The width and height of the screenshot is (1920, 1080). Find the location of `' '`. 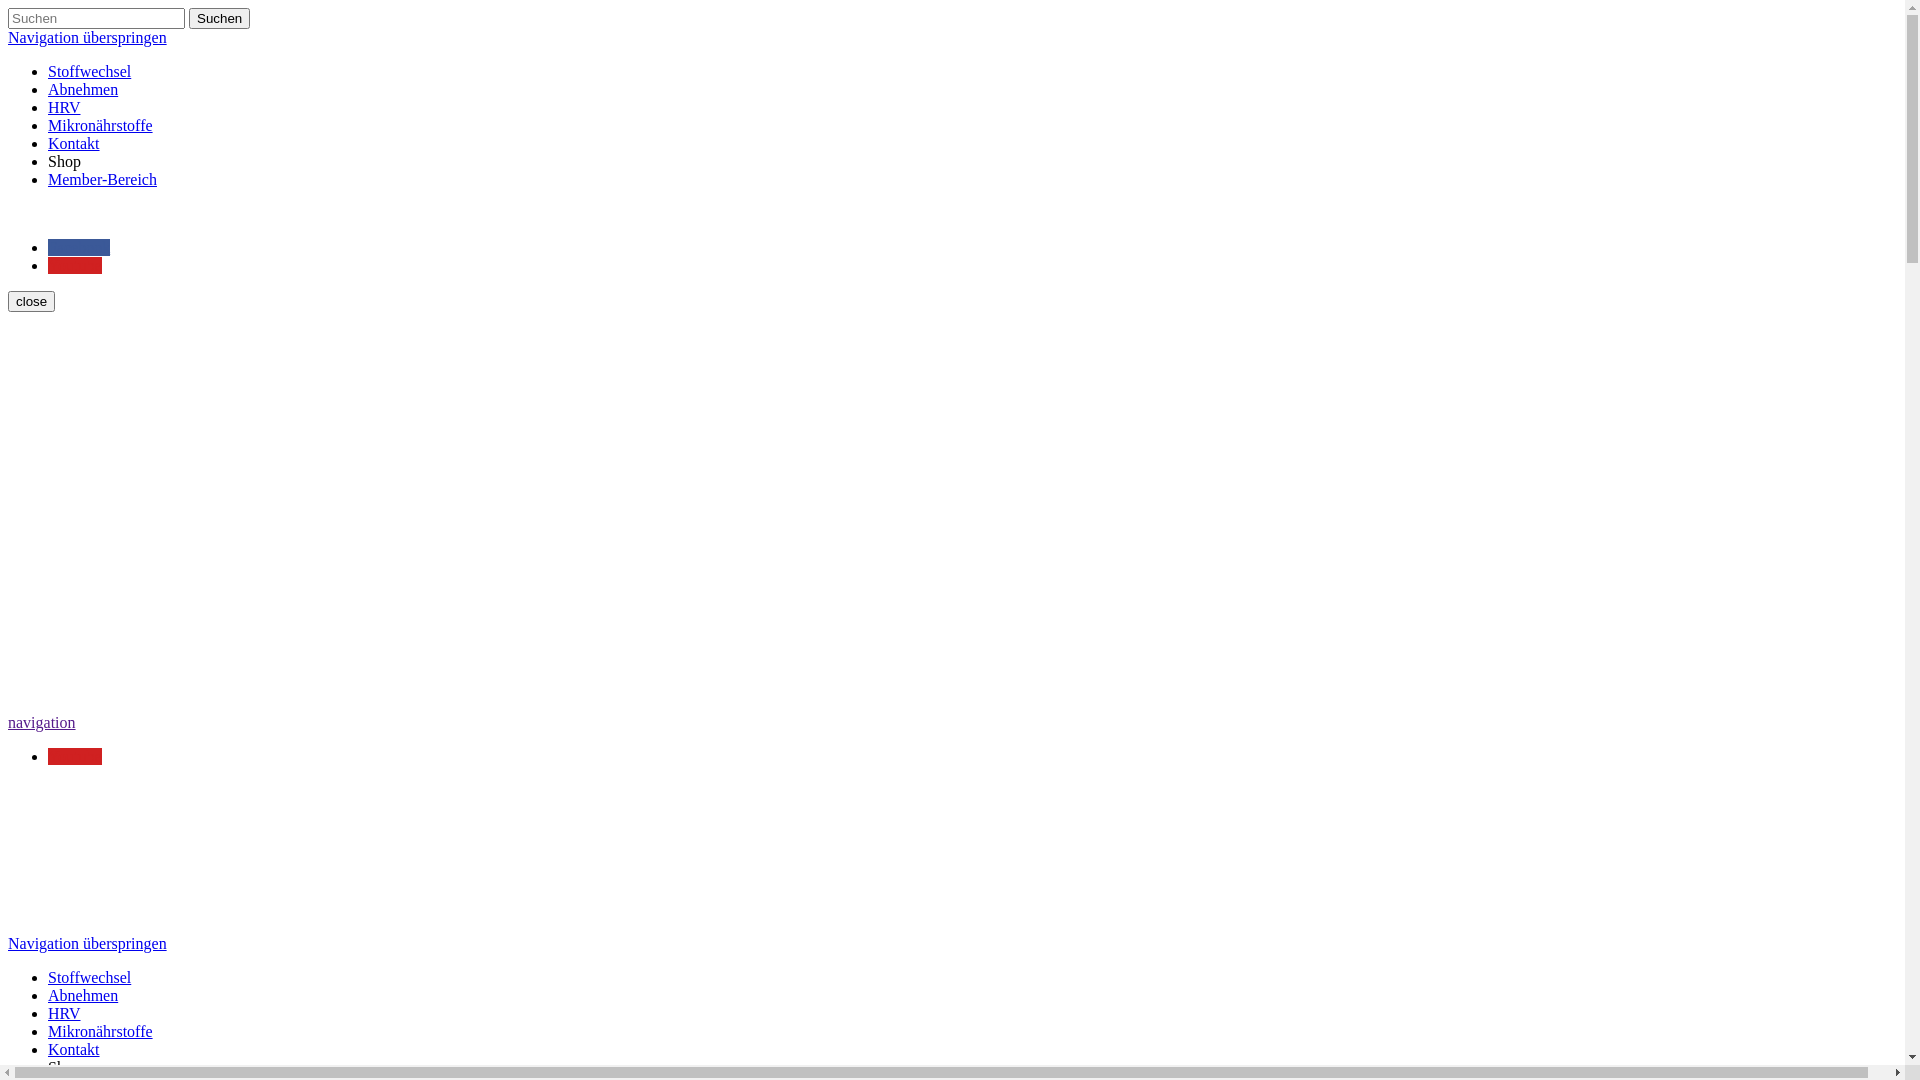

' ' is located at coordinates (9, 213).